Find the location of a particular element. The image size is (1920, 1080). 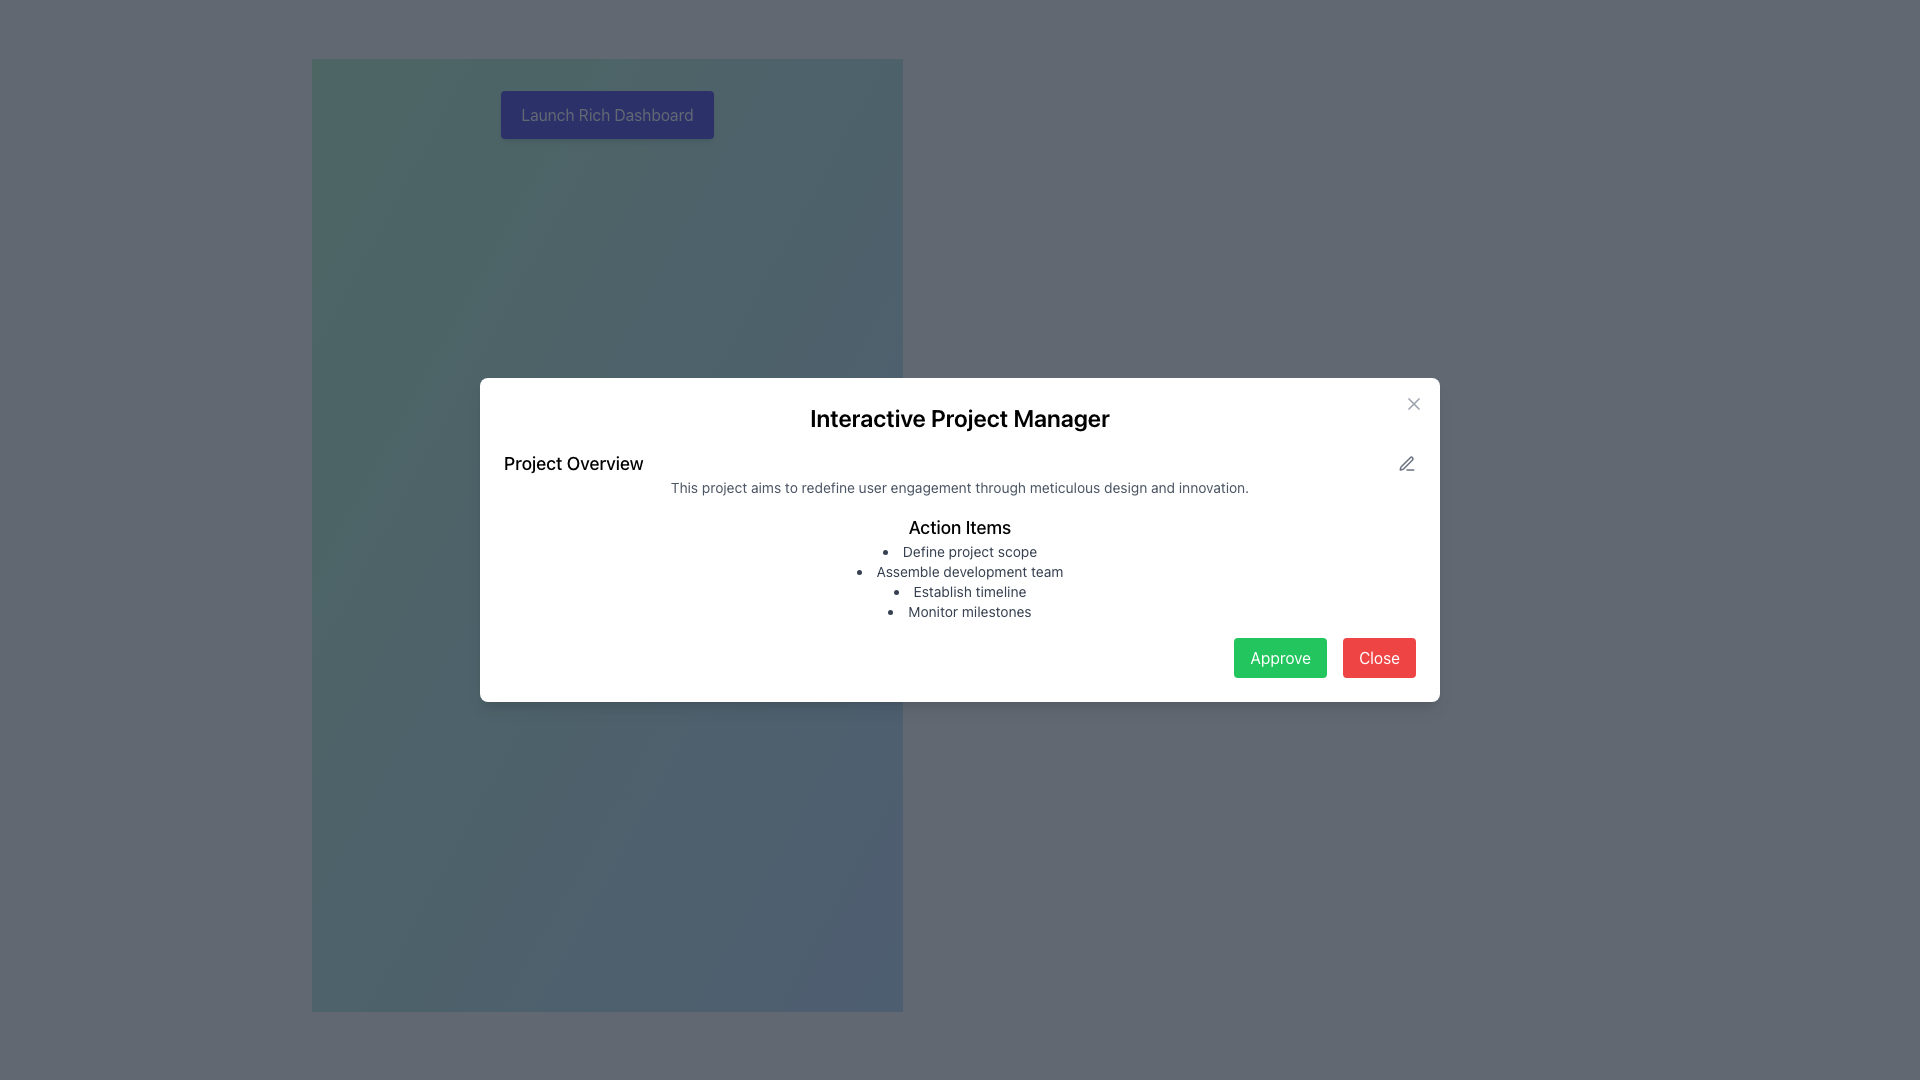

the text block that says 'Establish timeline', which is the third item in the bulleted list under 'Action Items' in the 'Interactive Project Manager' modal dialog box is located at coordinates (960, 590).